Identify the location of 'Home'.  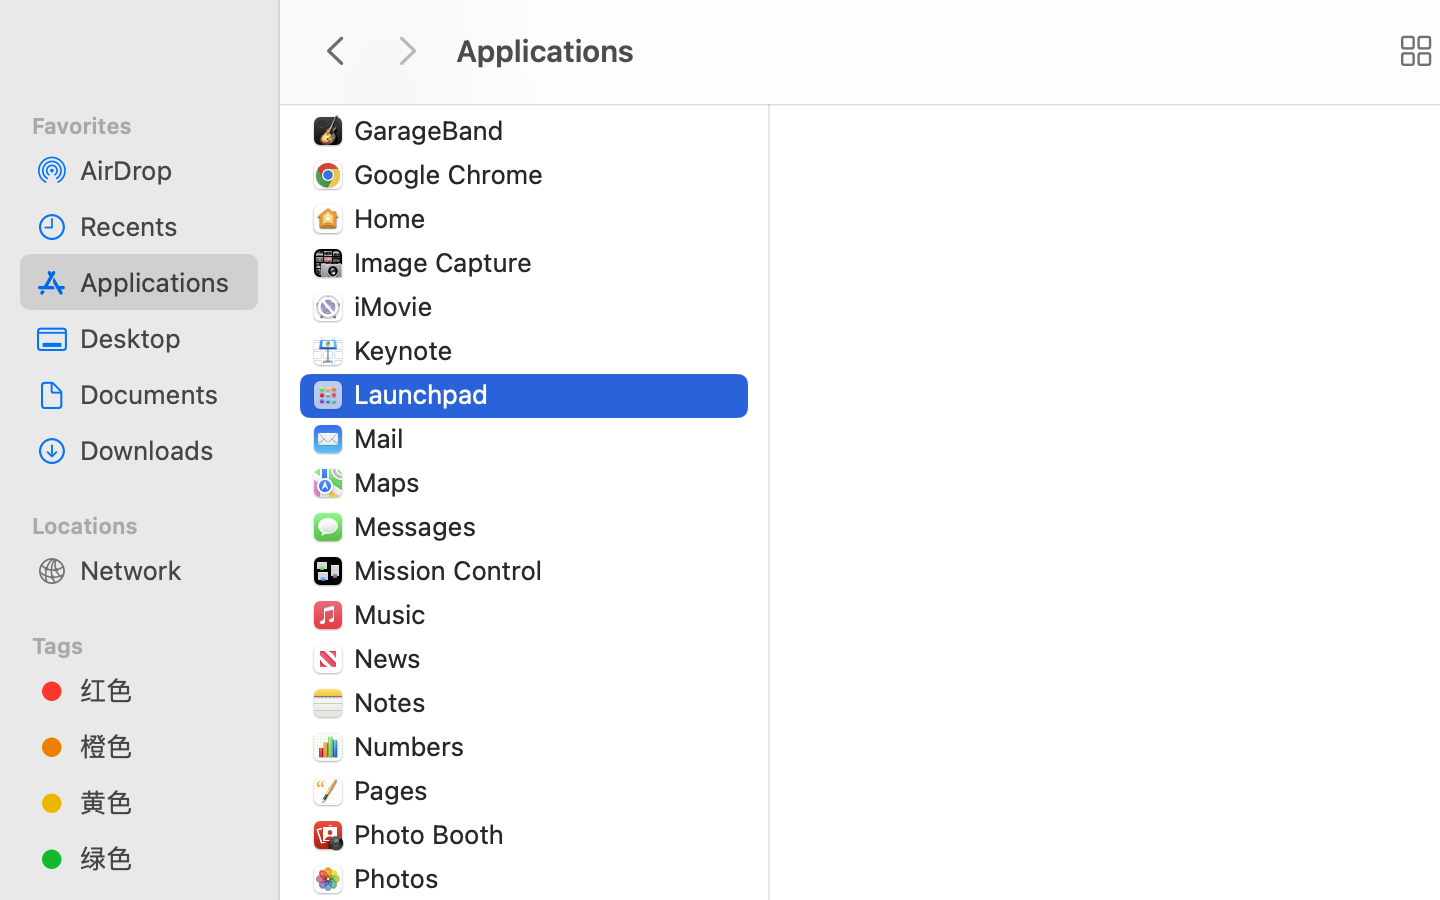
(392, 217).